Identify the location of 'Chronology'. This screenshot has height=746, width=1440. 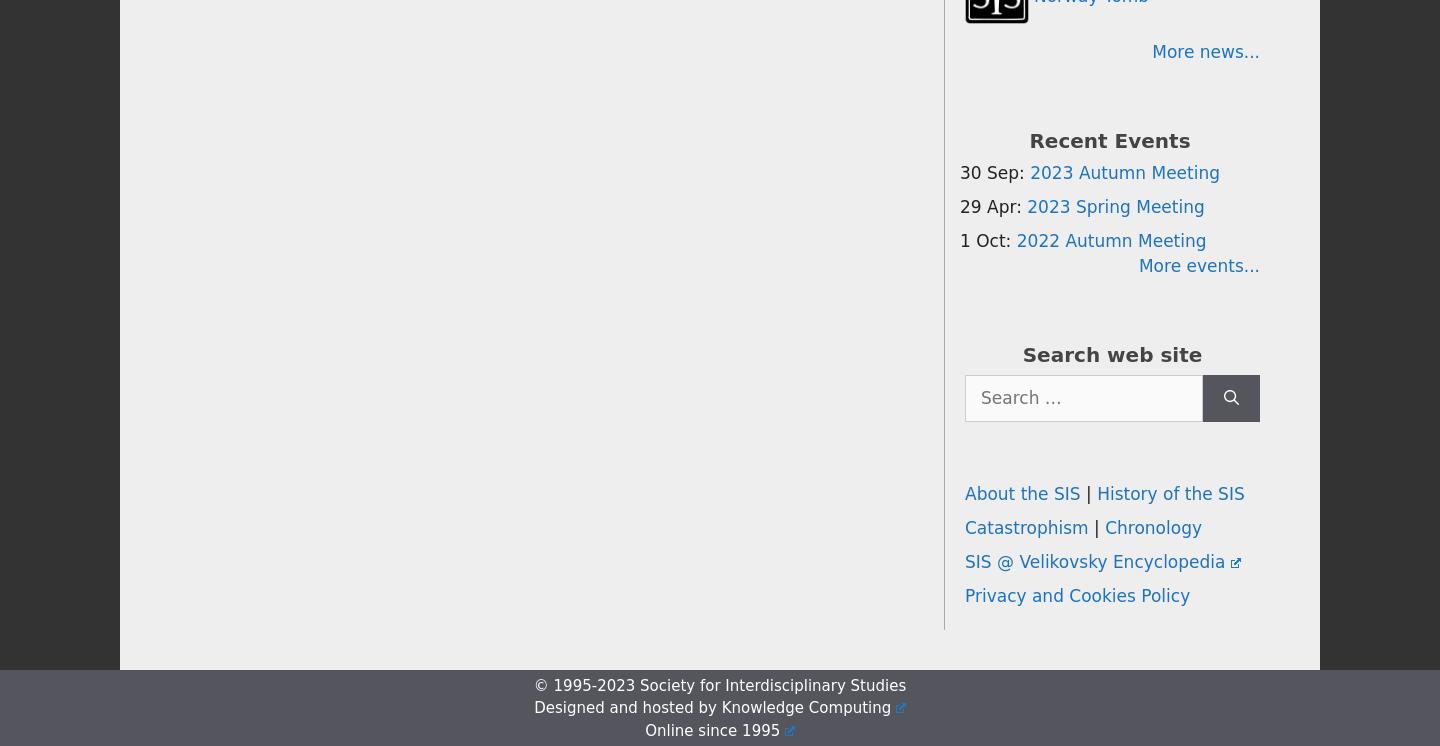
(1153, 528).